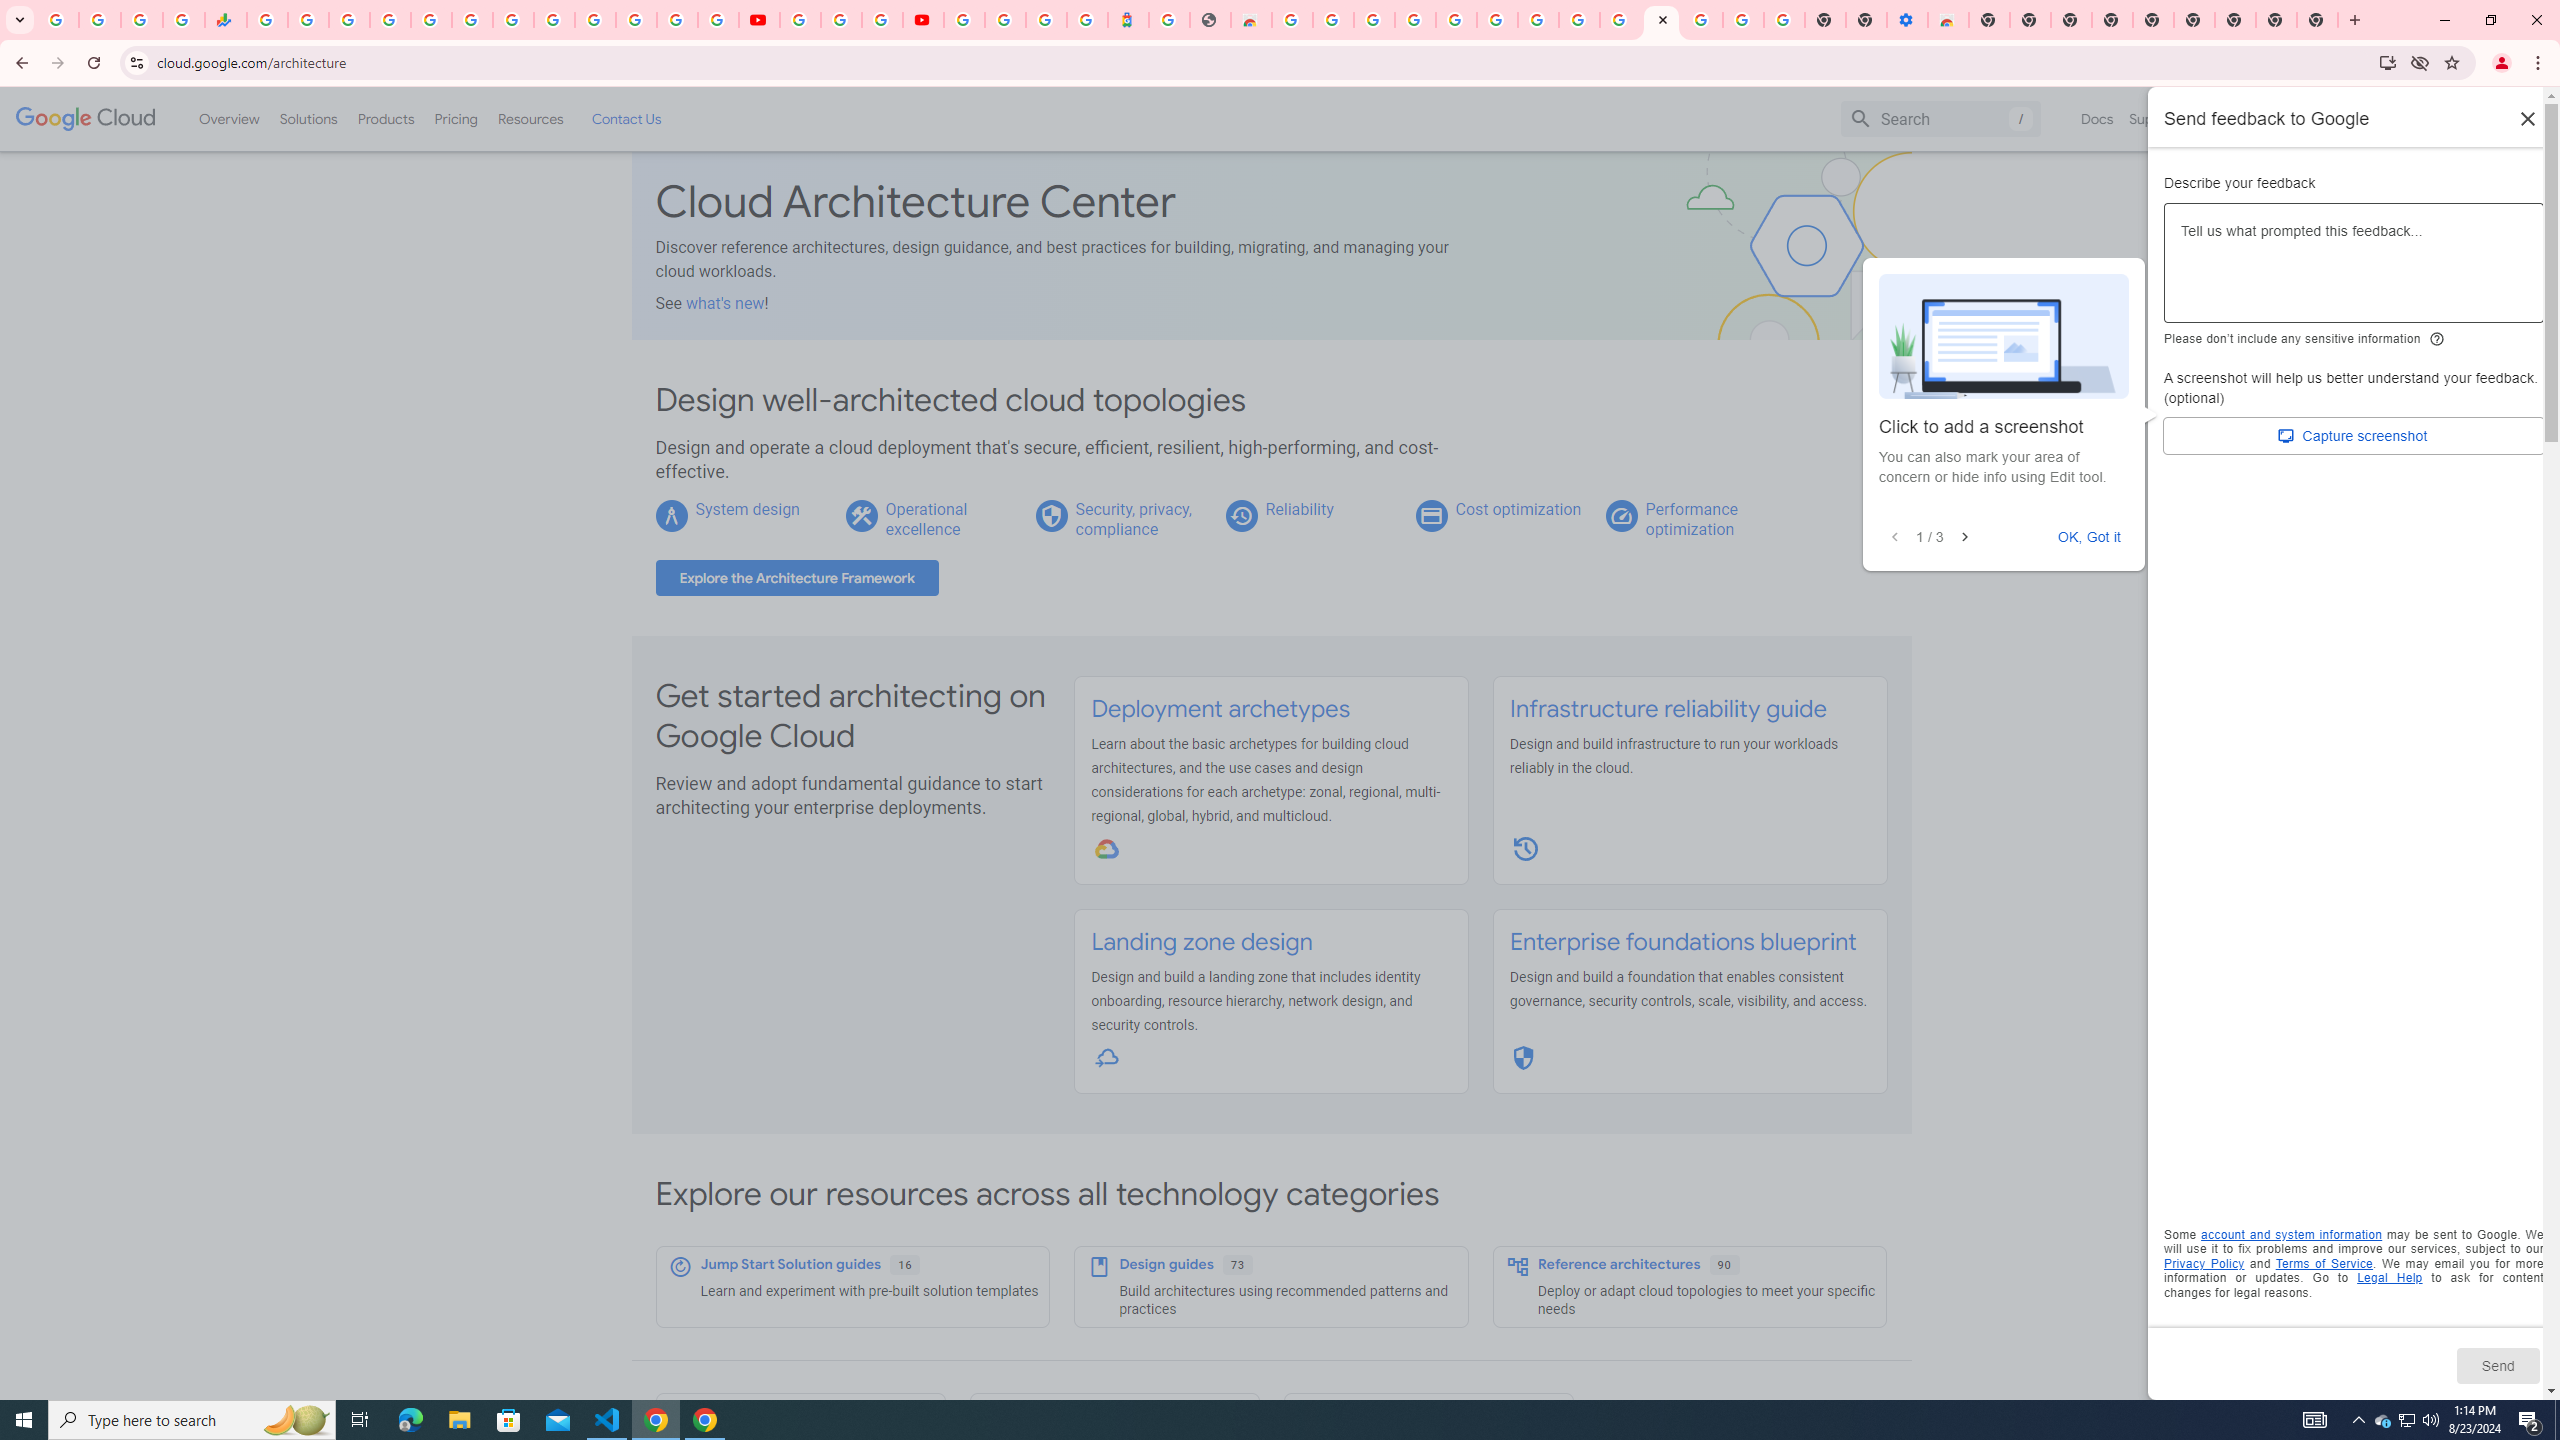  What do you see at coordinates (1680, 942) in the screenshot?
I see `'Enterprise foundations blueprint'` at bounding box center [1680, 942].